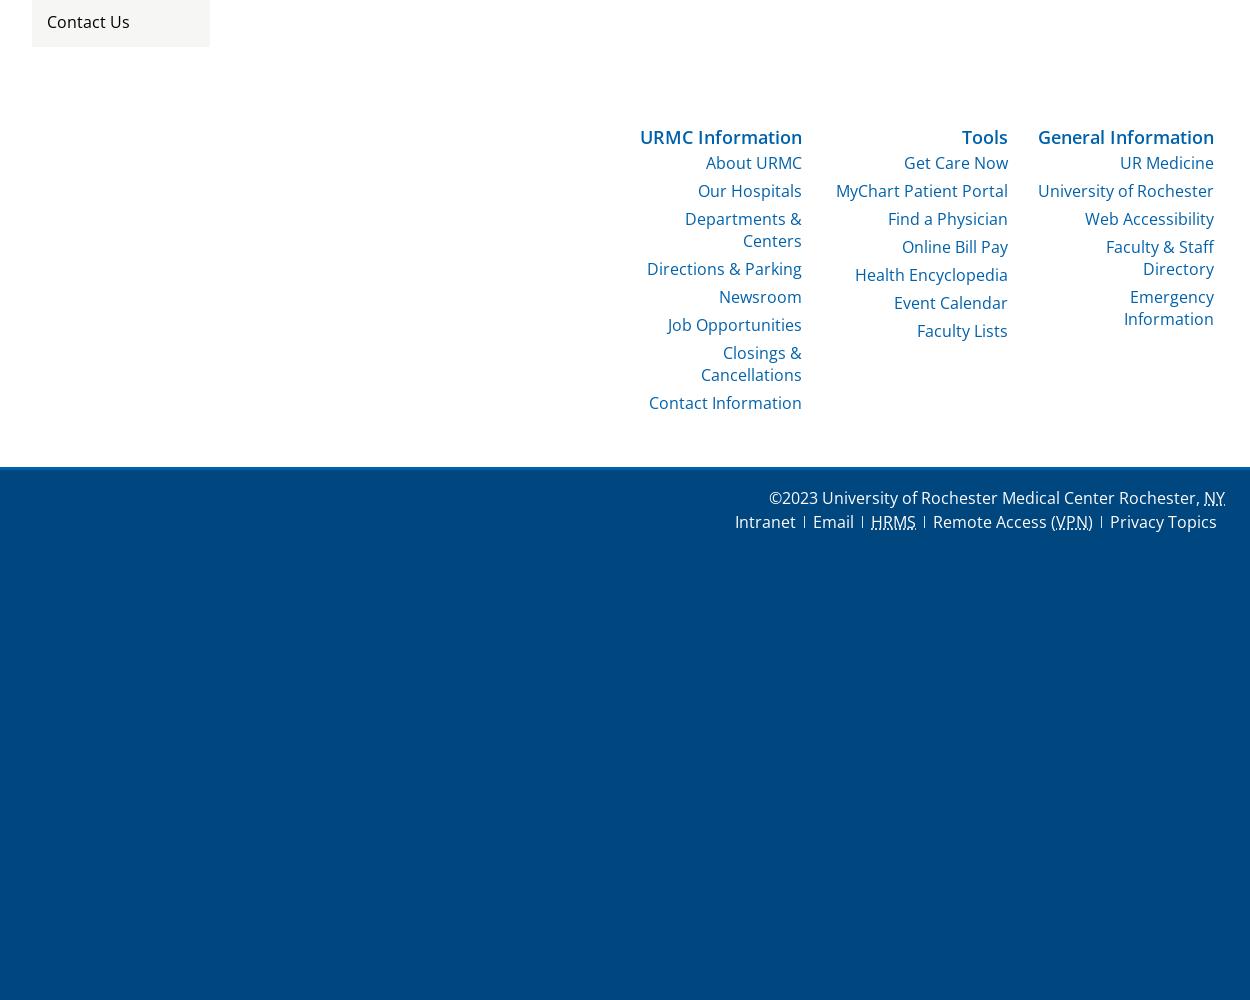 This screenshot has height=1000, width=1250. I want to click on 'Email', so click(812, 521).